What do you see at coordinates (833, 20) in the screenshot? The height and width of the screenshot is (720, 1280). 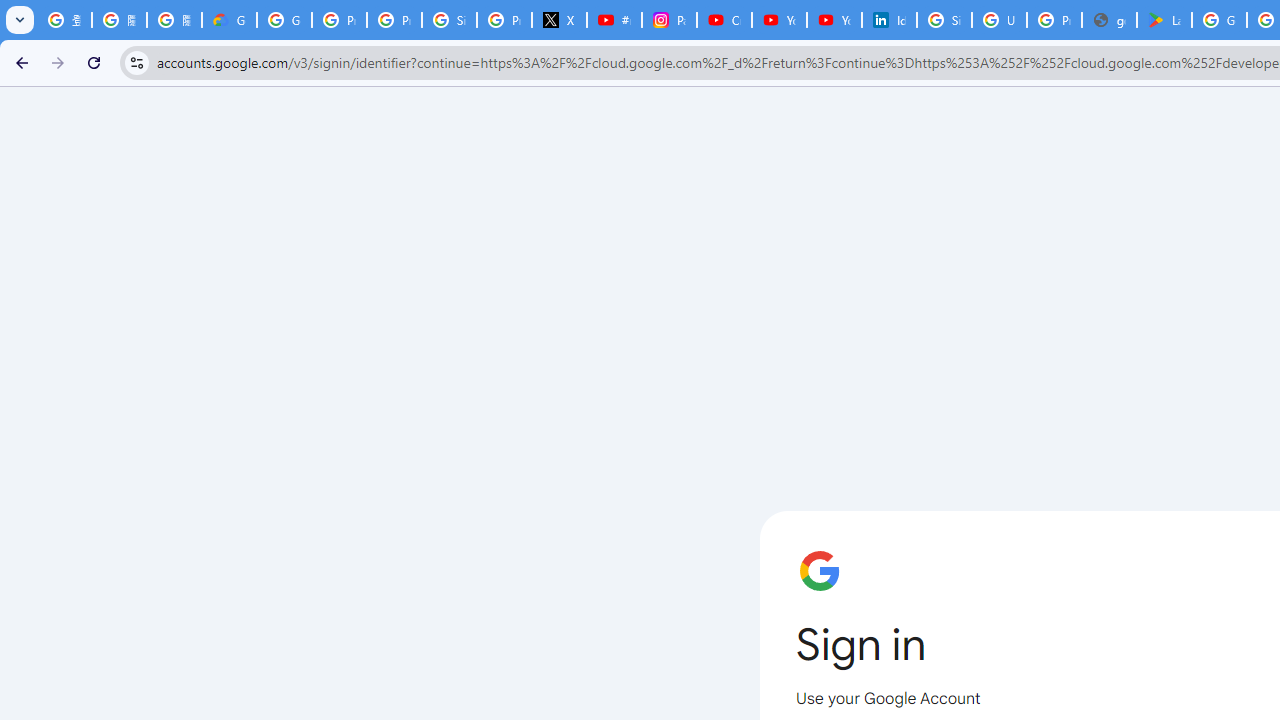 I see `'YouTube Culture & Trends - YouTube Top 10, 2021'` at bounding box center [833, 20].